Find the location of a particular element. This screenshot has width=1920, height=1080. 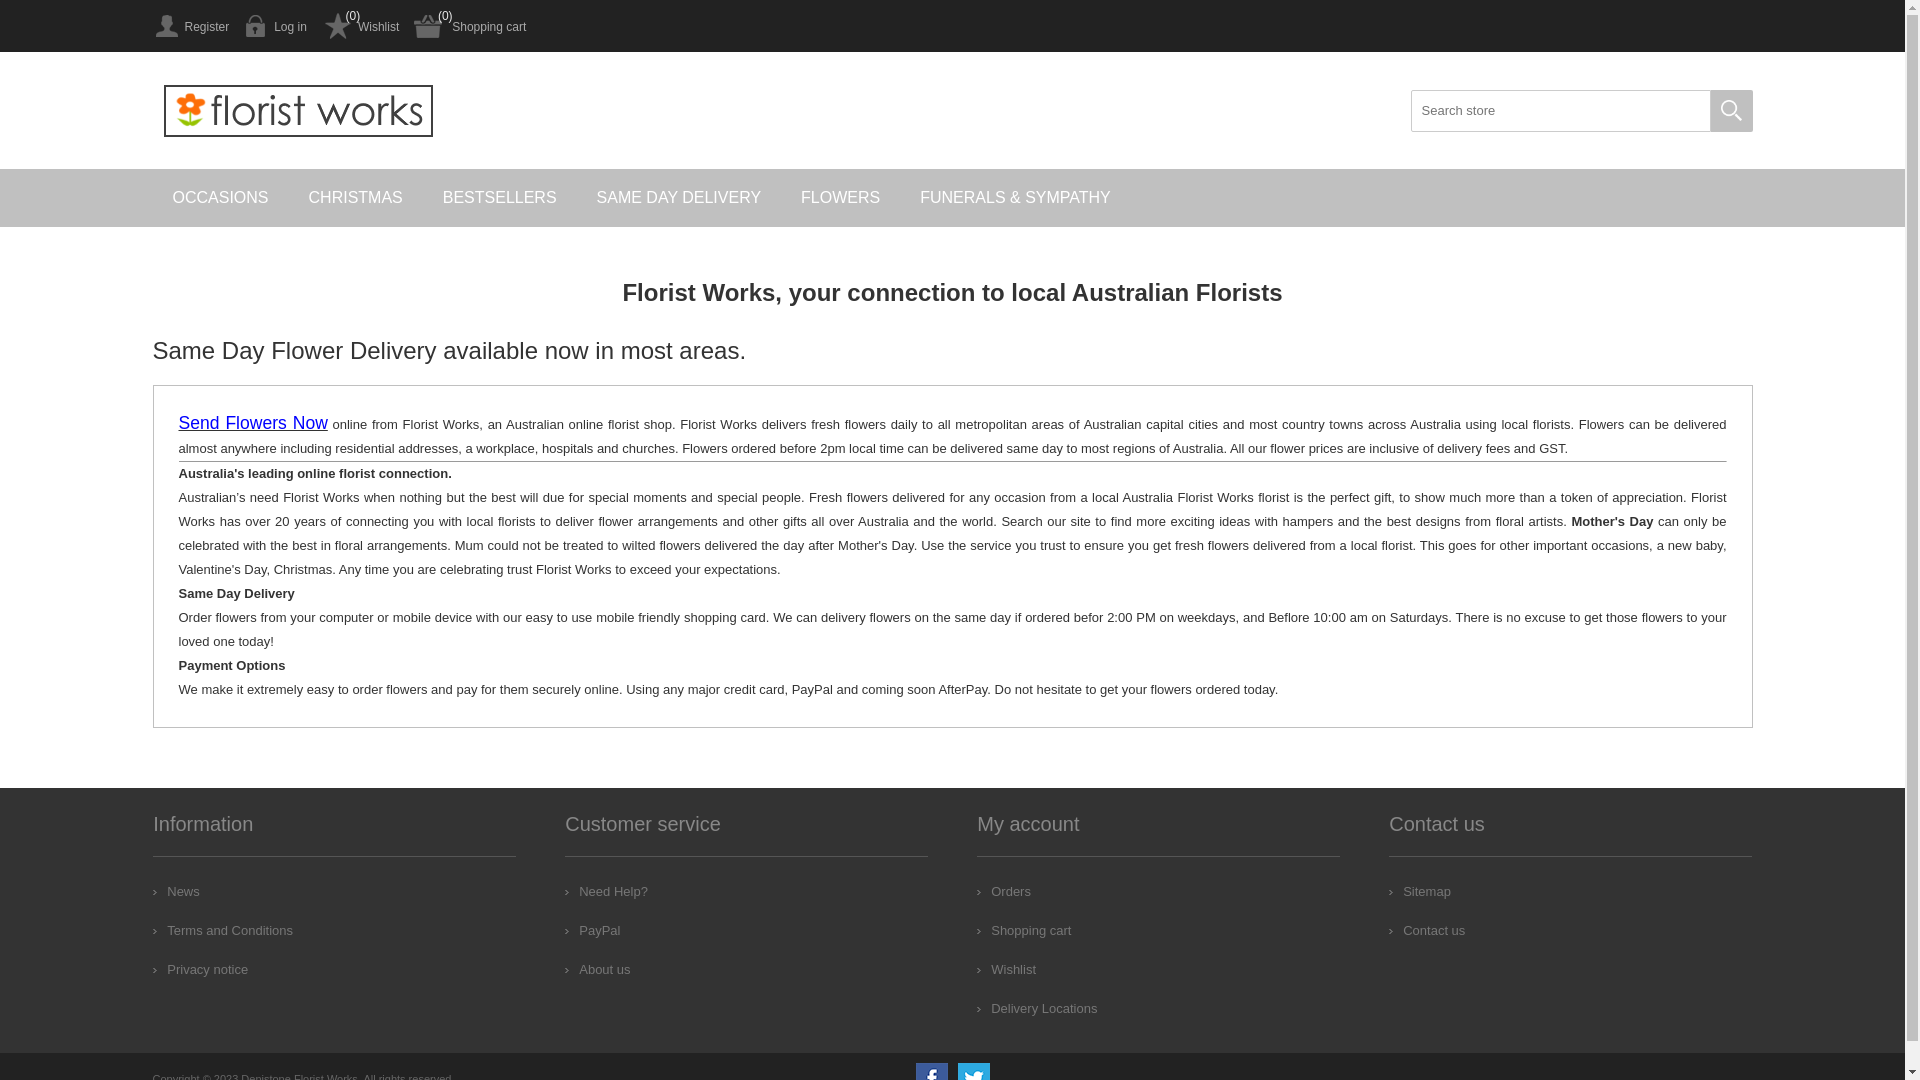

'Wishlist' is located at coordinates (1006, 968).